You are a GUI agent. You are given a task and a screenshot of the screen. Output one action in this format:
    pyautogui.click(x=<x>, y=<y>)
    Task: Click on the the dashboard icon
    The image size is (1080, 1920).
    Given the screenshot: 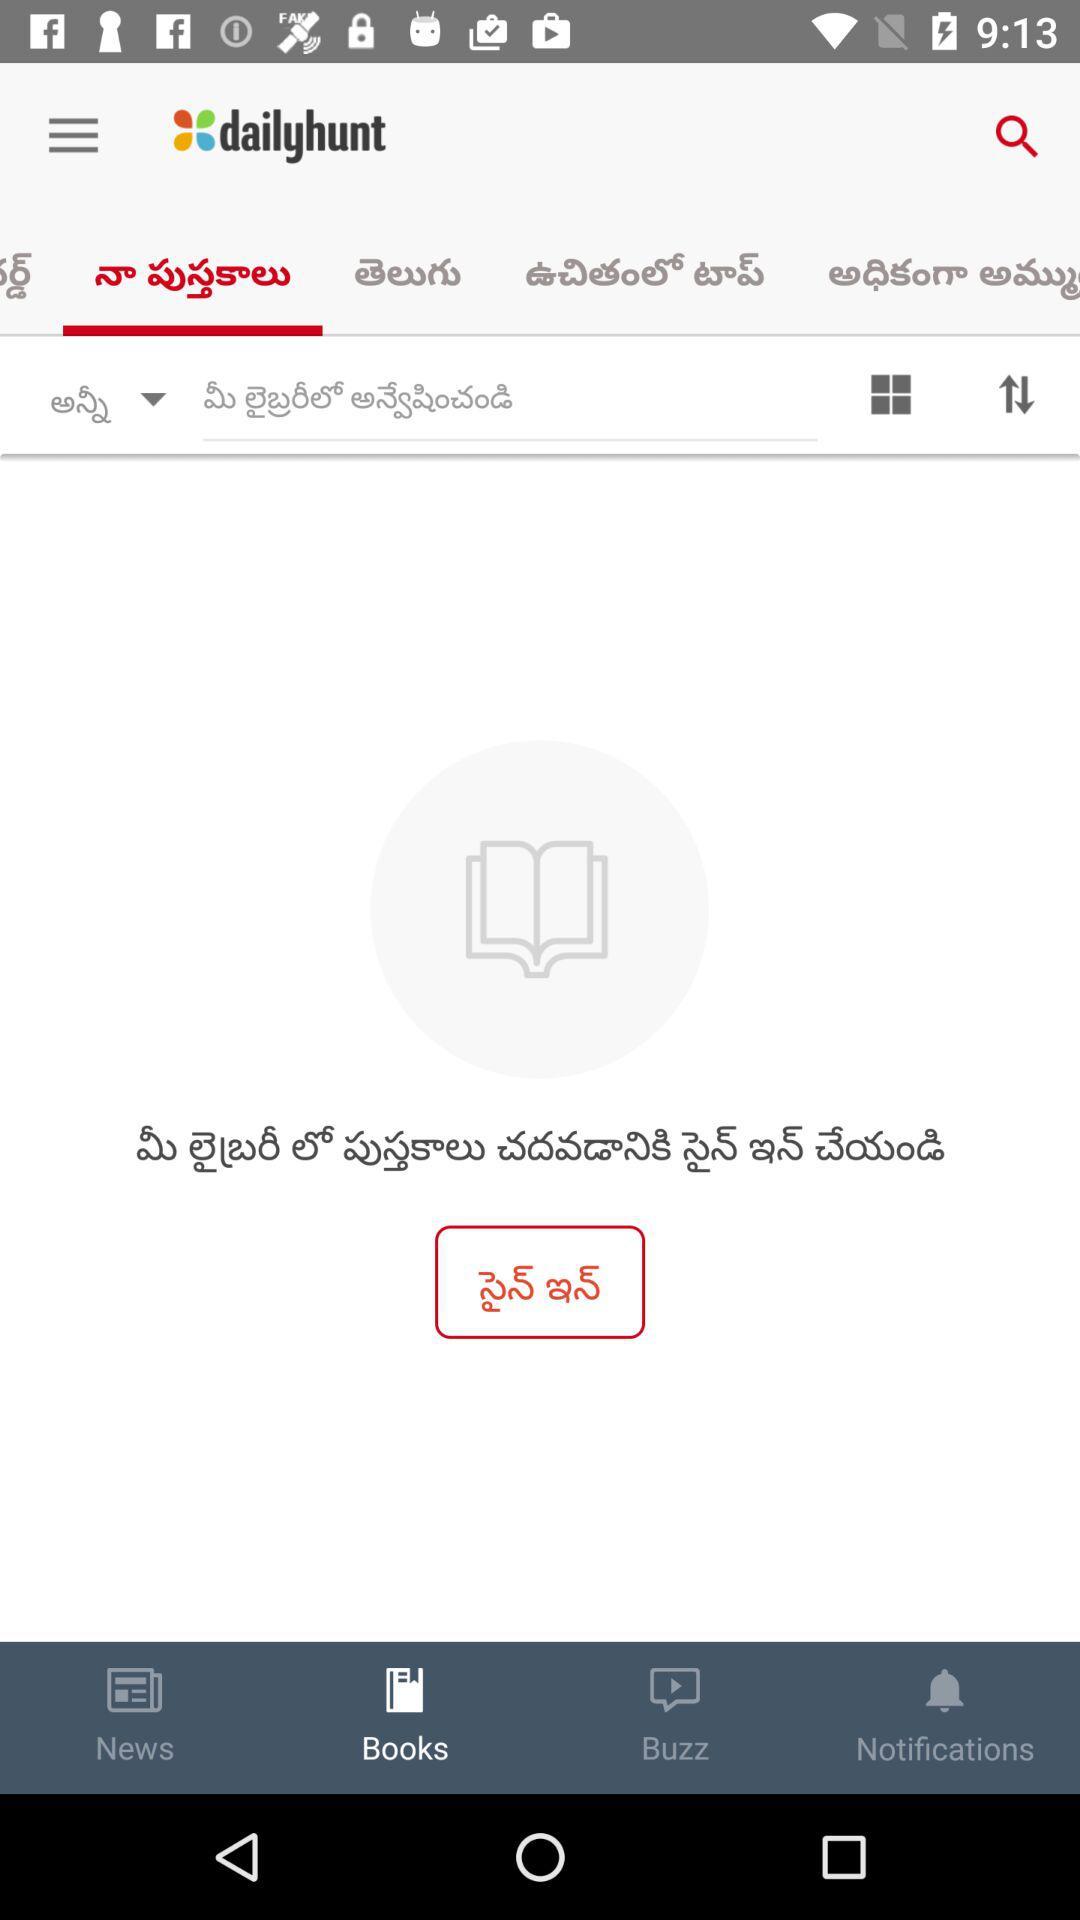 What is the action you would take?
    pyautogui.click(x=890, y=399)
    